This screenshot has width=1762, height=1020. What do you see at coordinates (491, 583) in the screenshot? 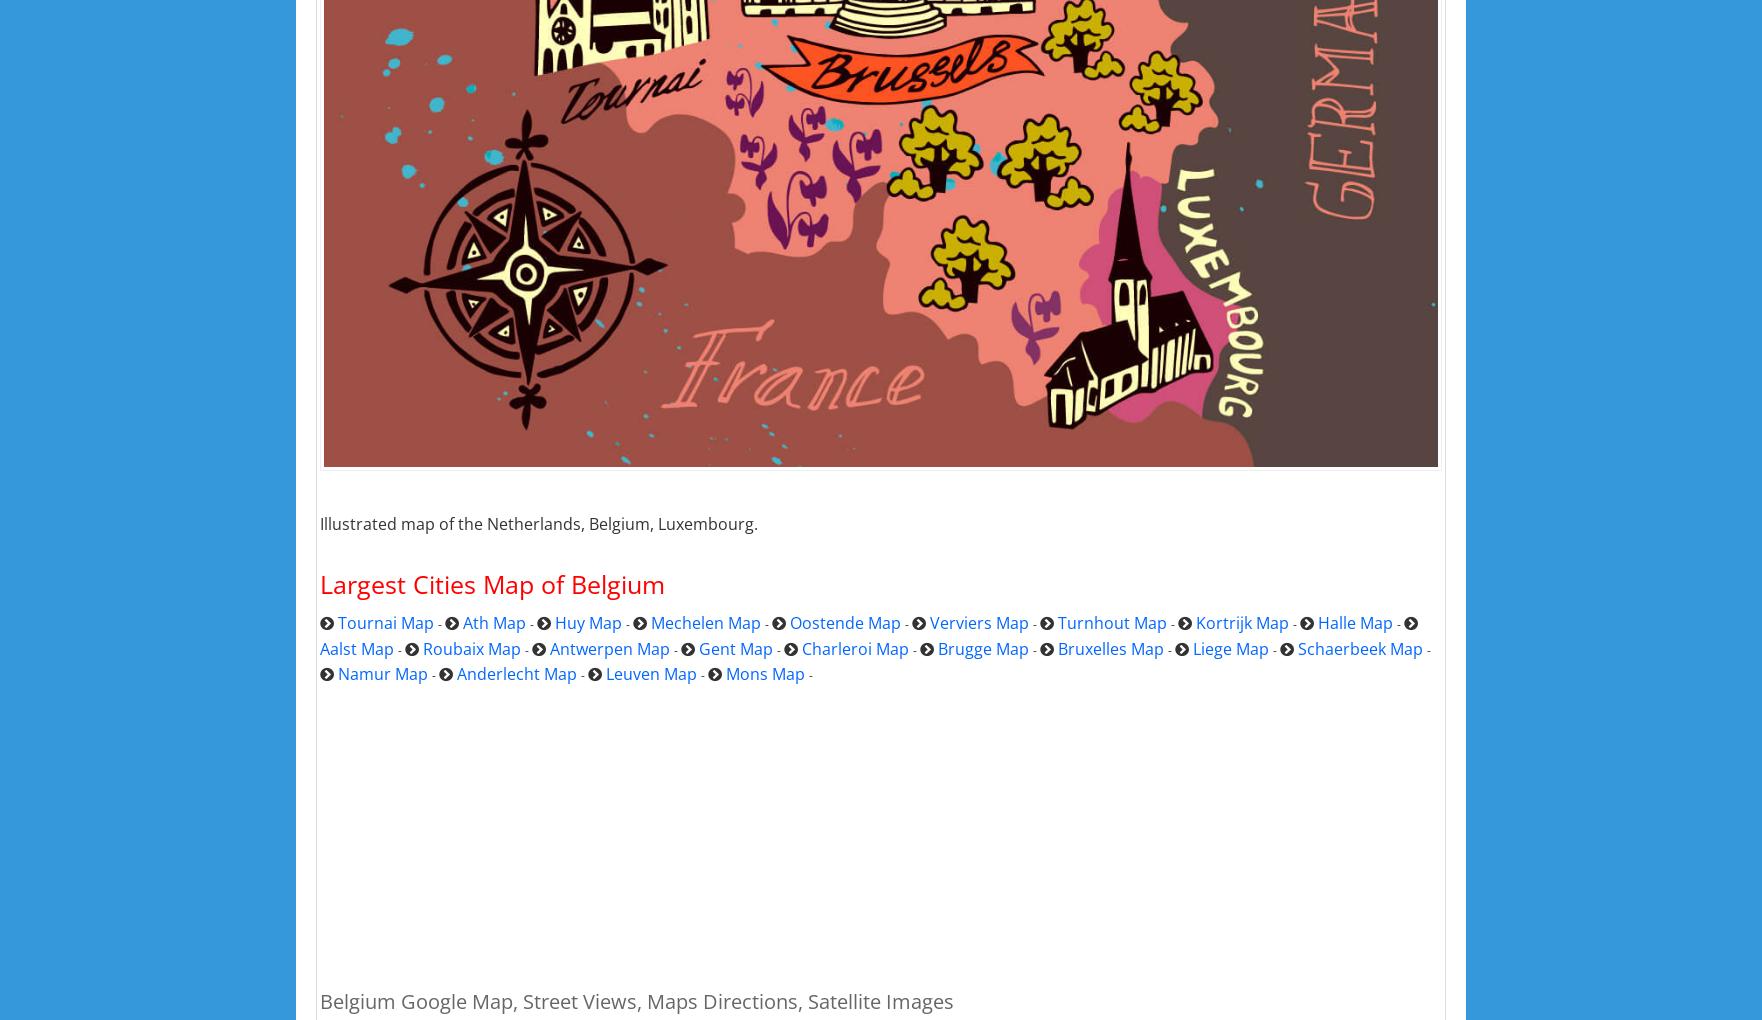
I see `'Largest Cities Map of Belgium'` at bounding box center [491, 583].